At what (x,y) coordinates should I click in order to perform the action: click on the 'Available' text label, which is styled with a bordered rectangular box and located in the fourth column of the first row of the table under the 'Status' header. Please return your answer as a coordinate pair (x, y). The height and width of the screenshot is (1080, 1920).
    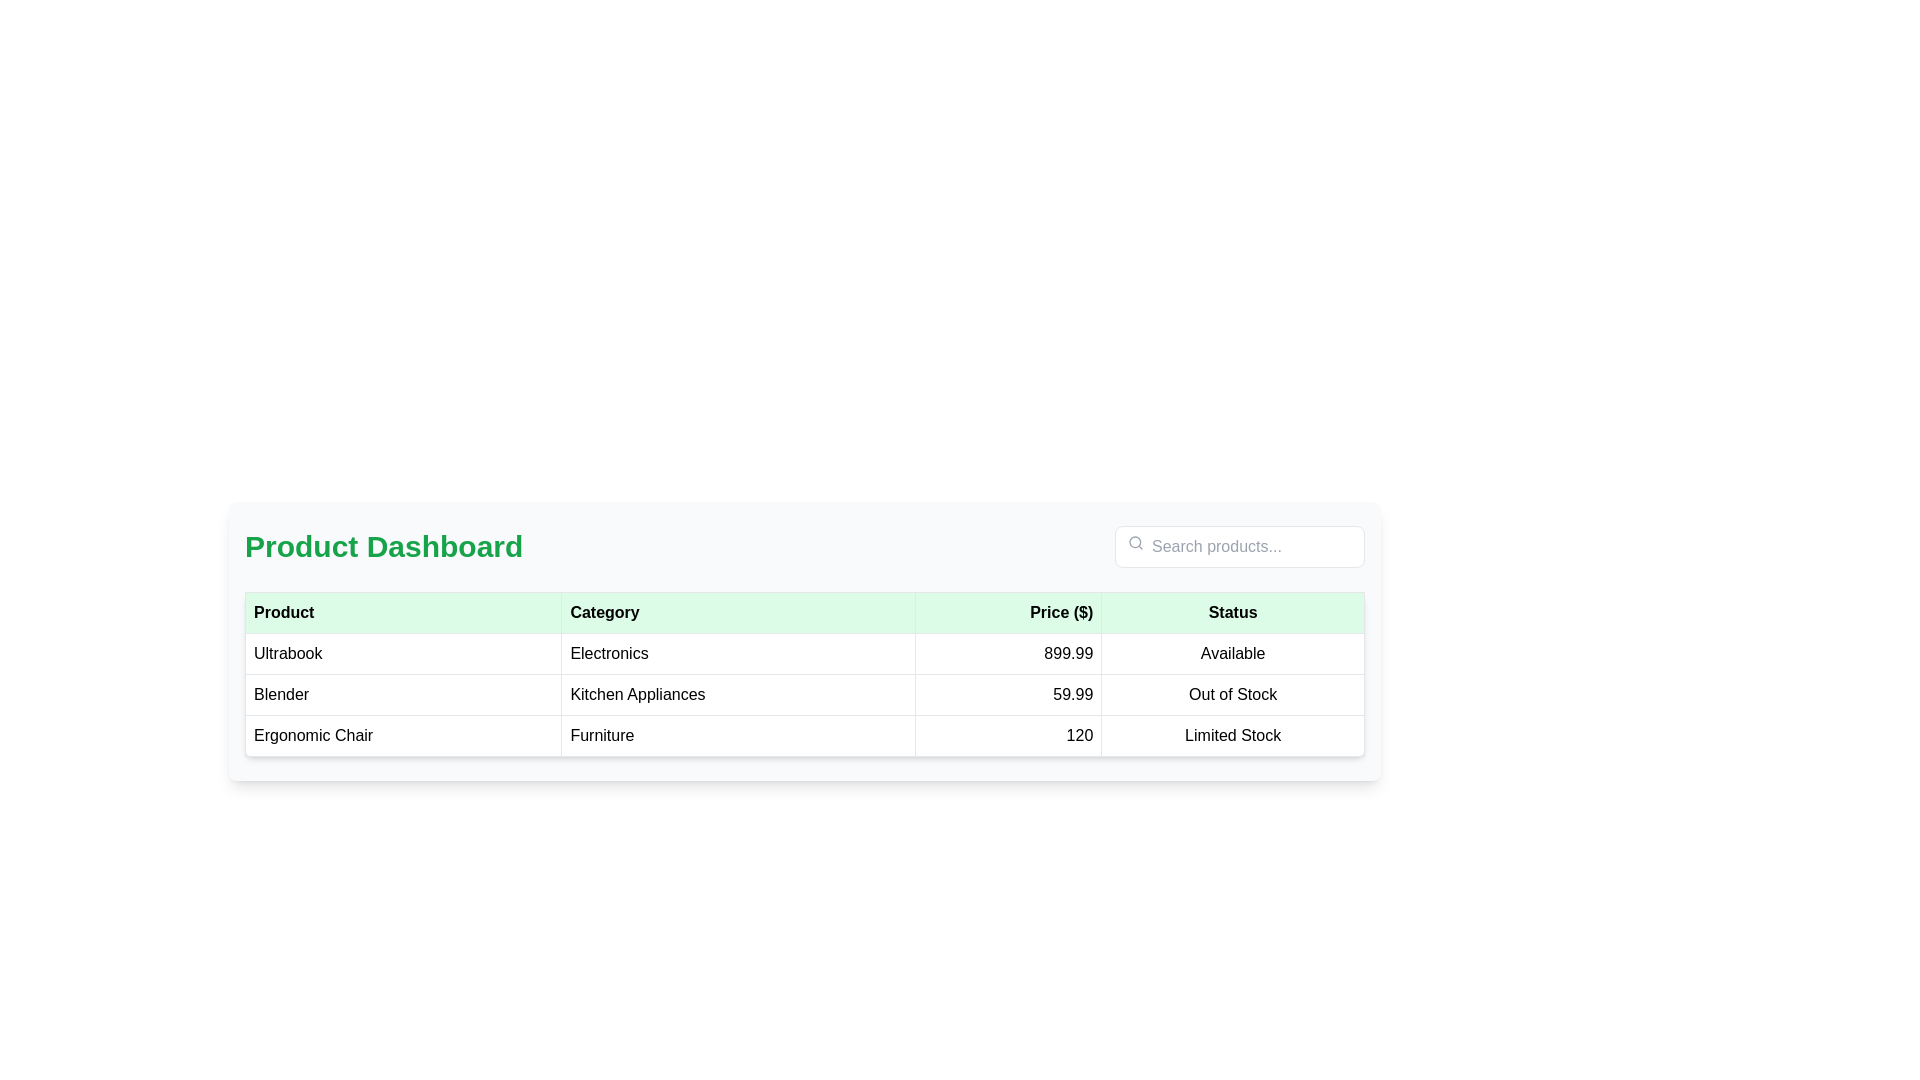
    Looking at the image, I should click on (1232, 654).